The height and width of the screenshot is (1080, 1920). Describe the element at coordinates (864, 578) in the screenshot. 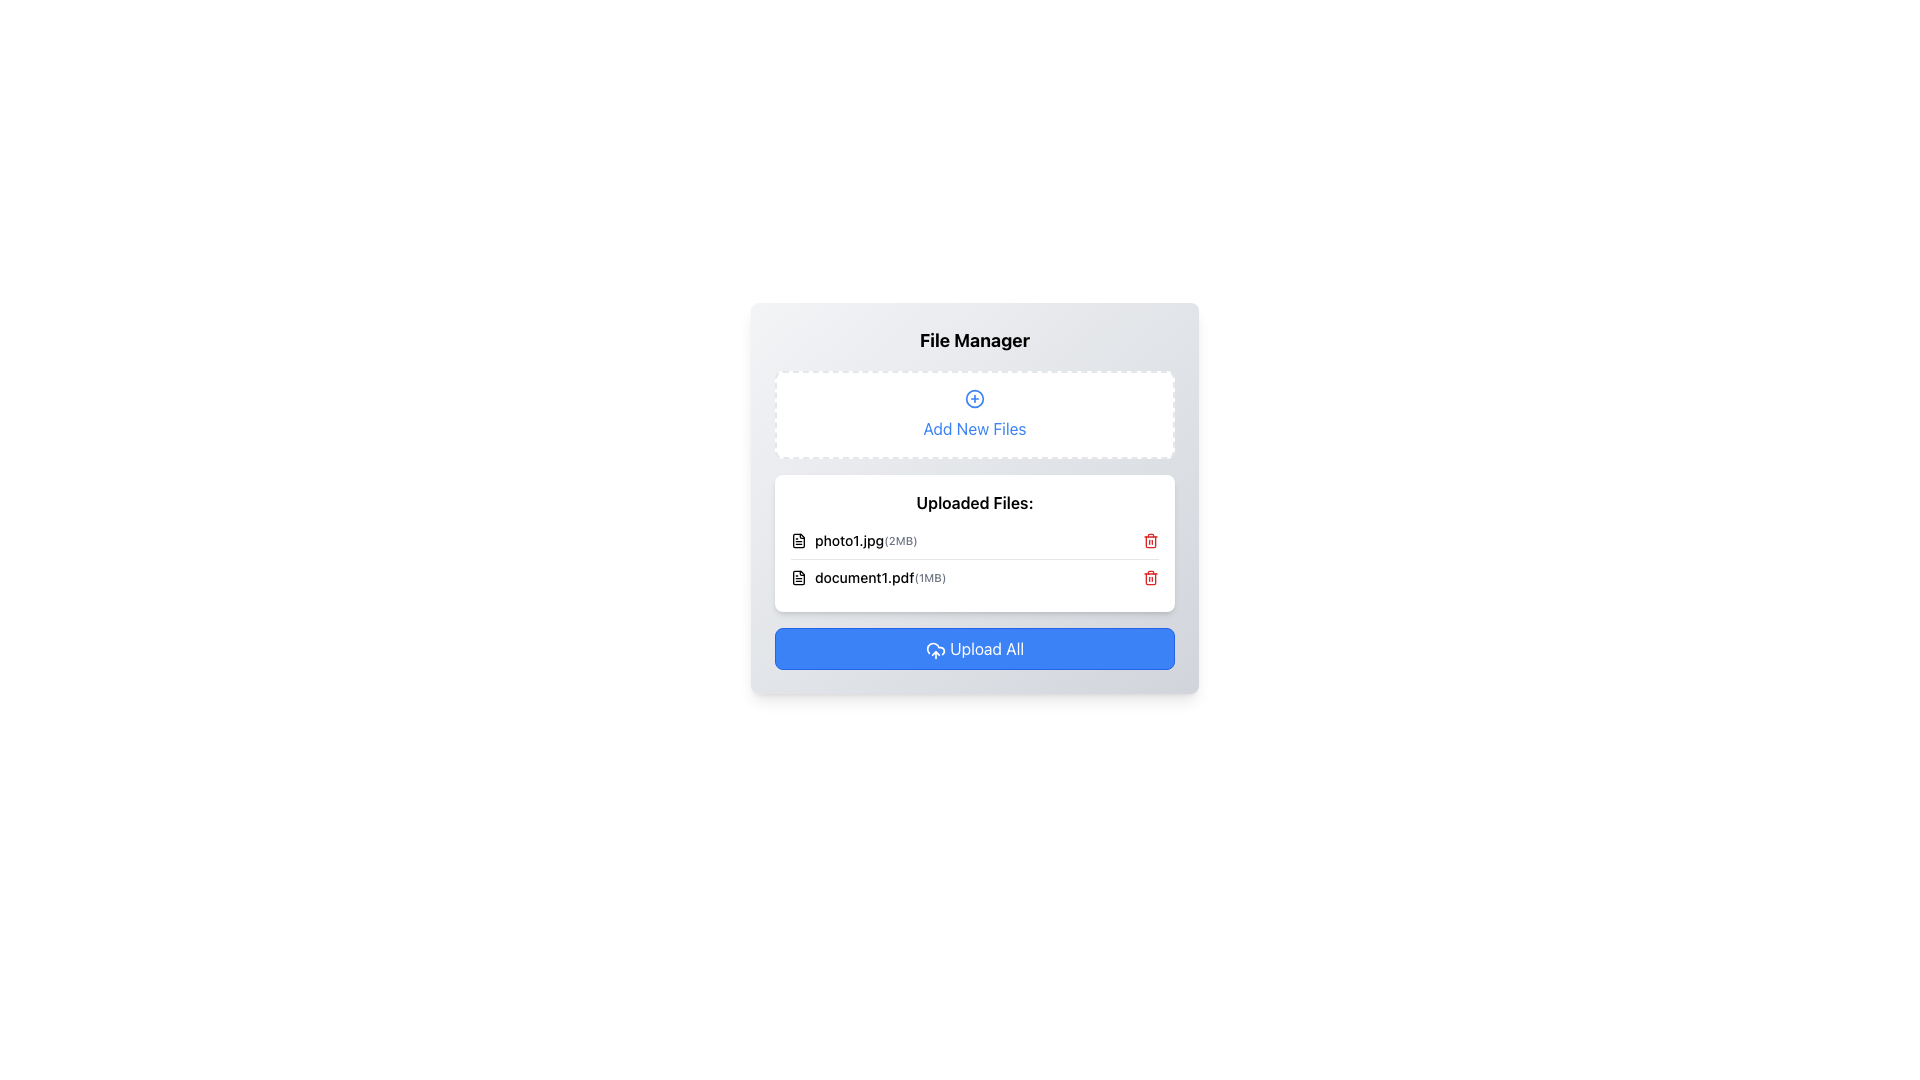

I see `the text label displaying the filename of the uploaded file, which is located under the first file entry named 'photo1.jpg'` at that location.